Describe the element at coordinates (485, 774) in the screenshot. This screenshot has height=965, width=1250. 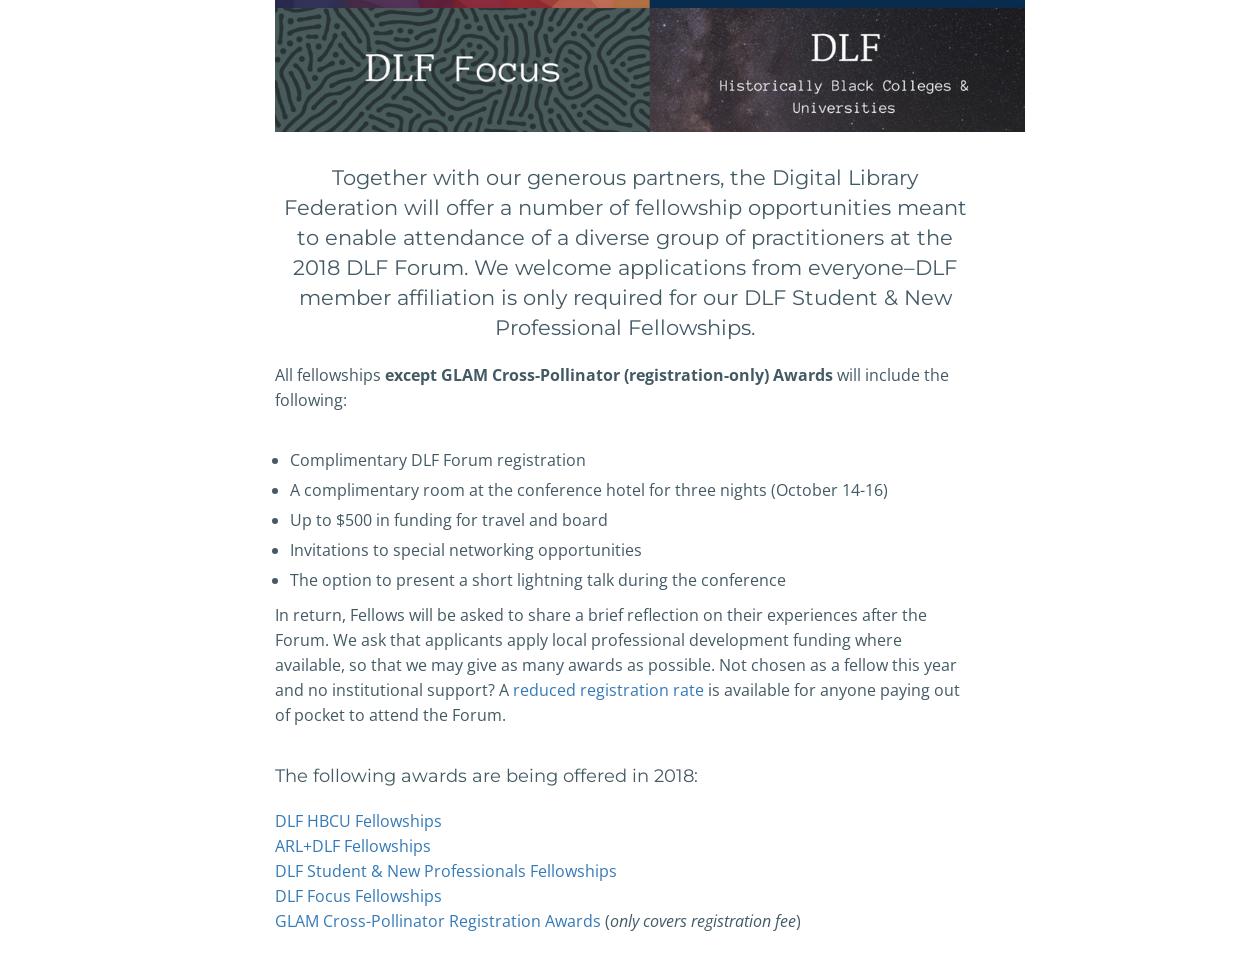
I see `'The following awards are being offered in 2018:'` at that location.